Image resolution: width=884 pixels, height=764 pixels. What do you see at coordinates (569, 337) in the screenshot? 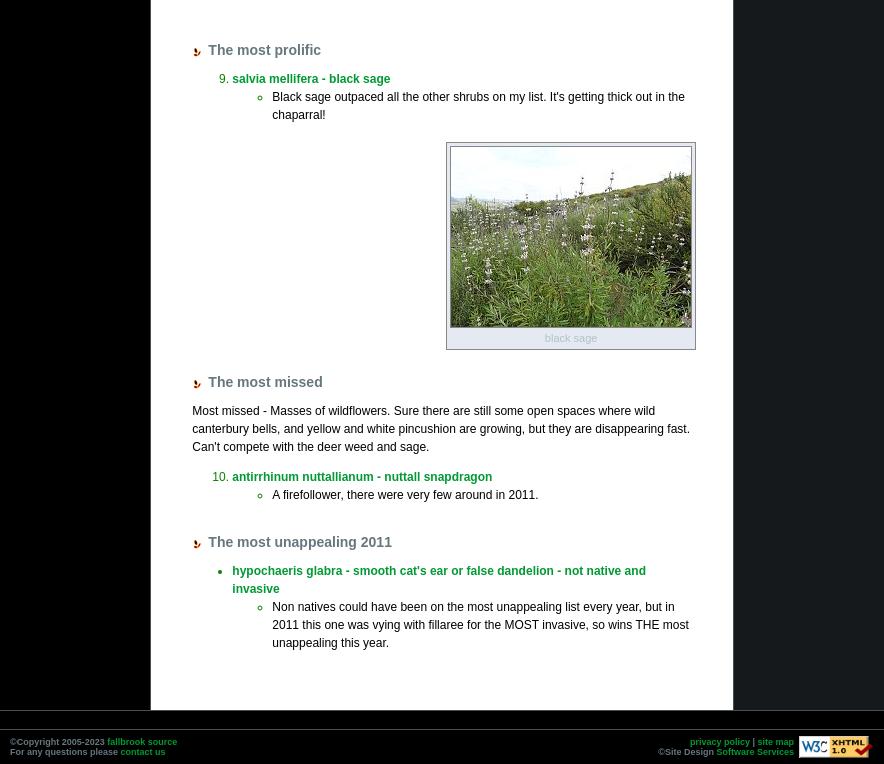
I see `'black sage'` at bounding box center [569, 337].